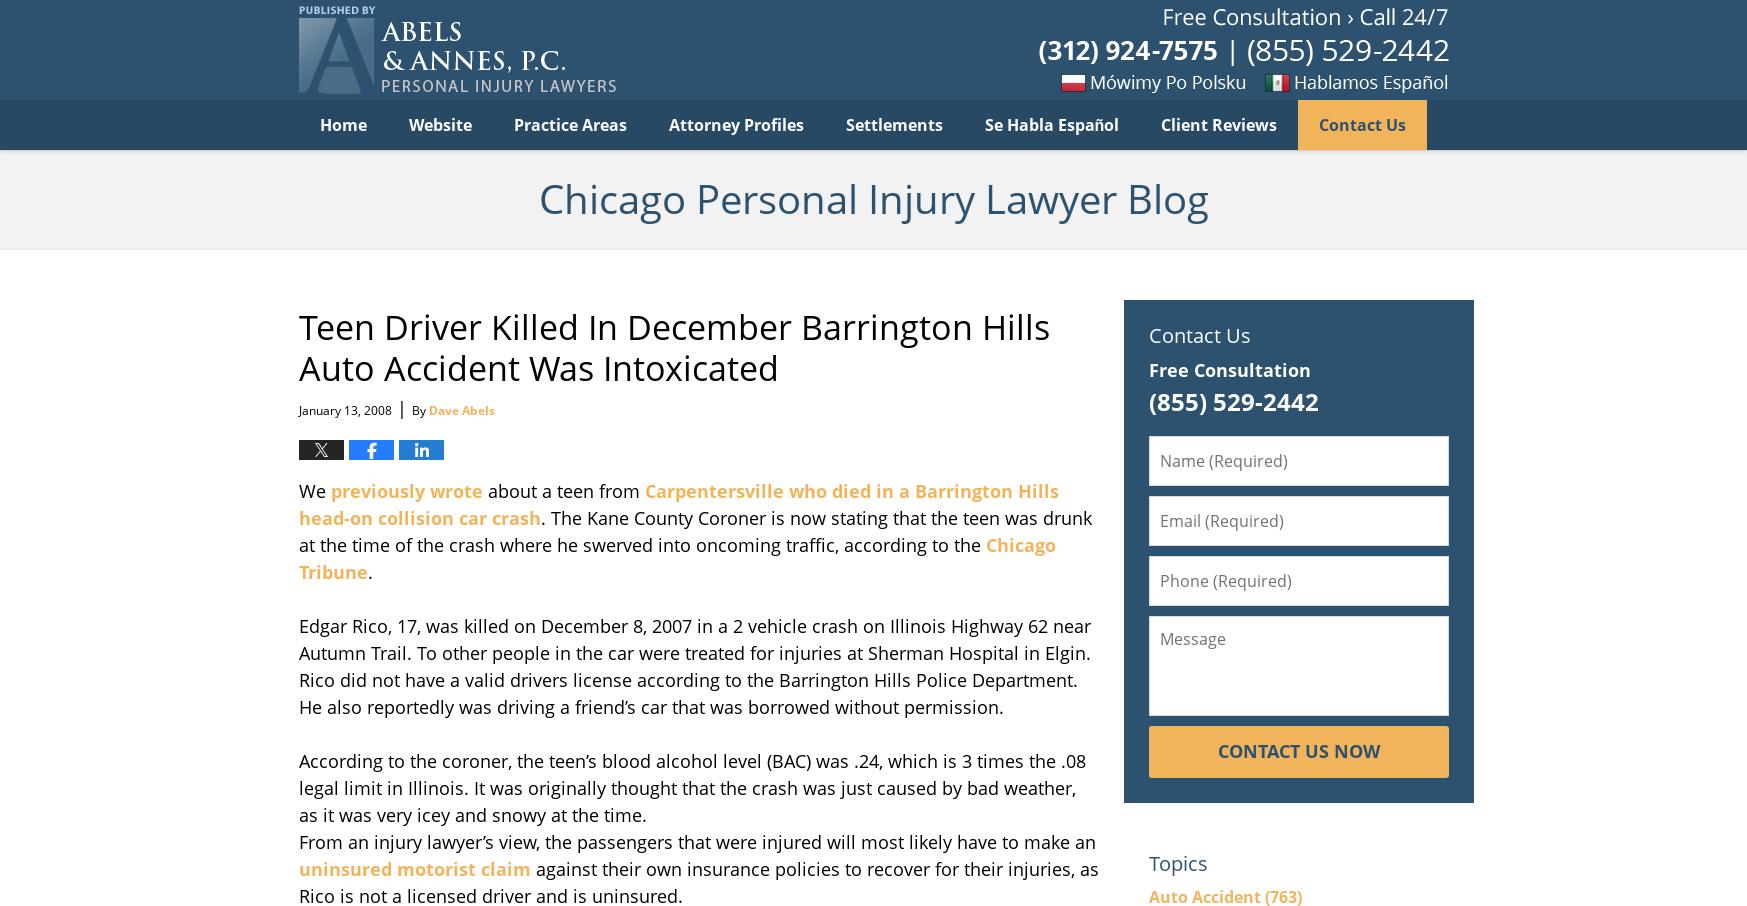 Image resolution: width=1747 pixels, height=906 pixels. What do you see at coordinates (693, 665) in the screenshot?
I see `'Edgar Rico, 17,  was killed on December 8, 2007 in a 2 vehicle crash on Illinois Highway 62 near Autumn Trail.  To other people in the car were treated for injuries at Sherman Hospital in Elgin.  Rico did not have a valid drivers license according to the Barrington Hills Police Department.  He also reportedly was driving a friend’s car that was borrowed without permission.'` at bounding box center [693, 665].